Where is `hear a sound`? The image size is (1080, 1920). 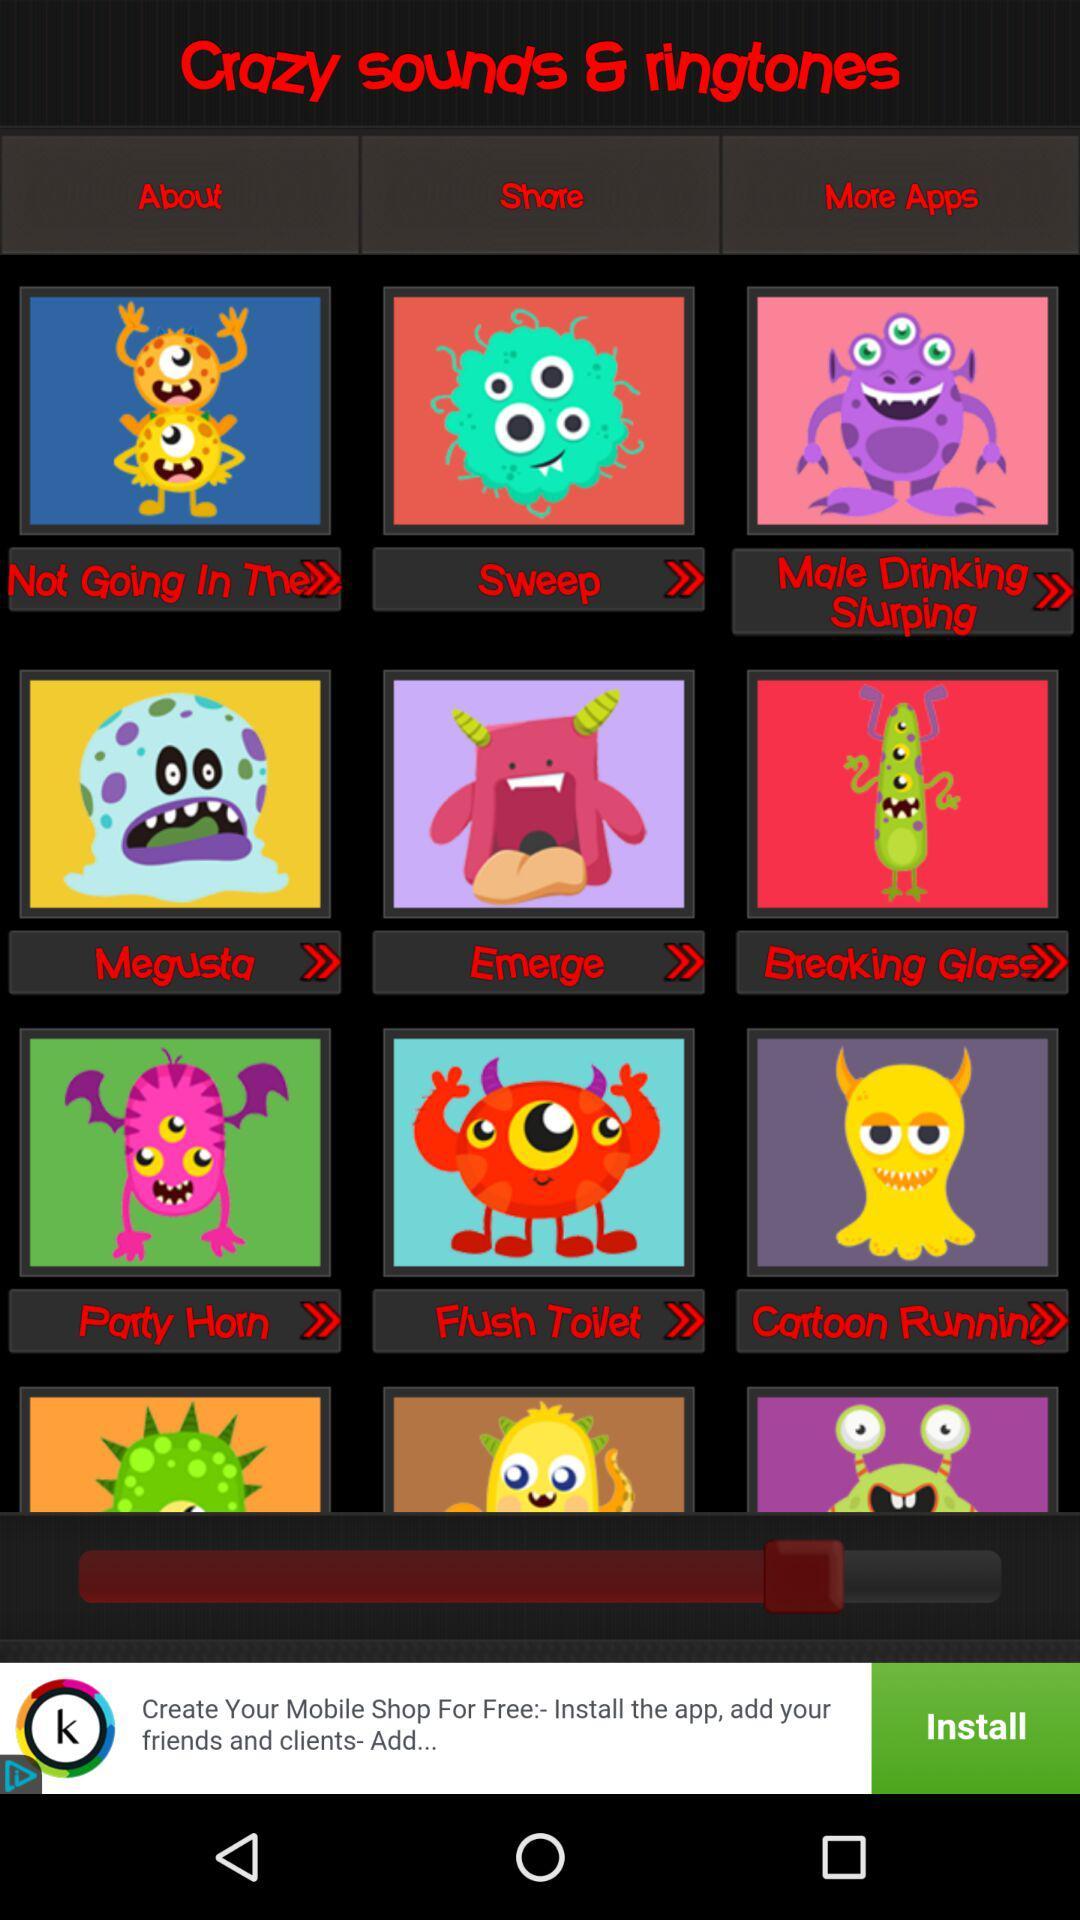
hear a sound is located at coordinates (174, 411).